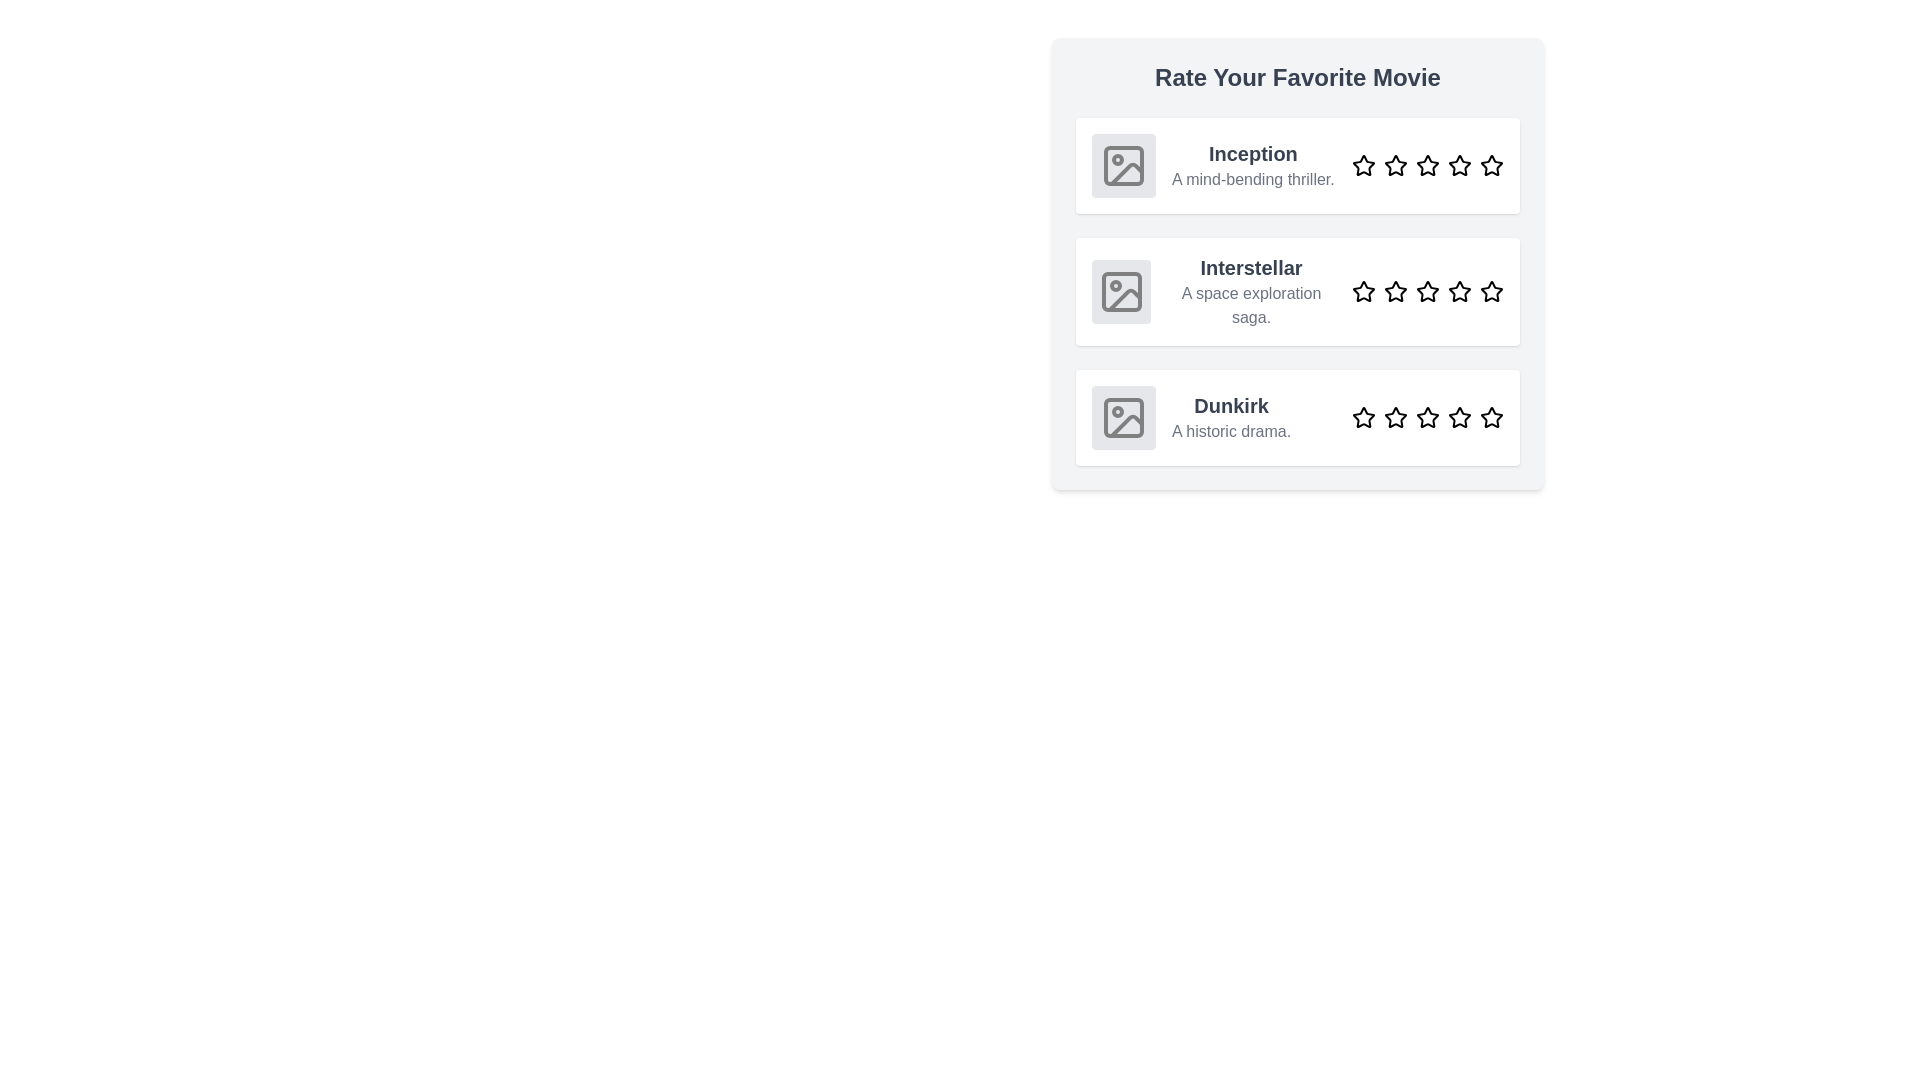 This screenshot has width=1920, height=1080. Describe the element at coordinates (1395, 164) in the screenshot. I see `the second star icon in the rating component for the movie 'Inception'` at that location.